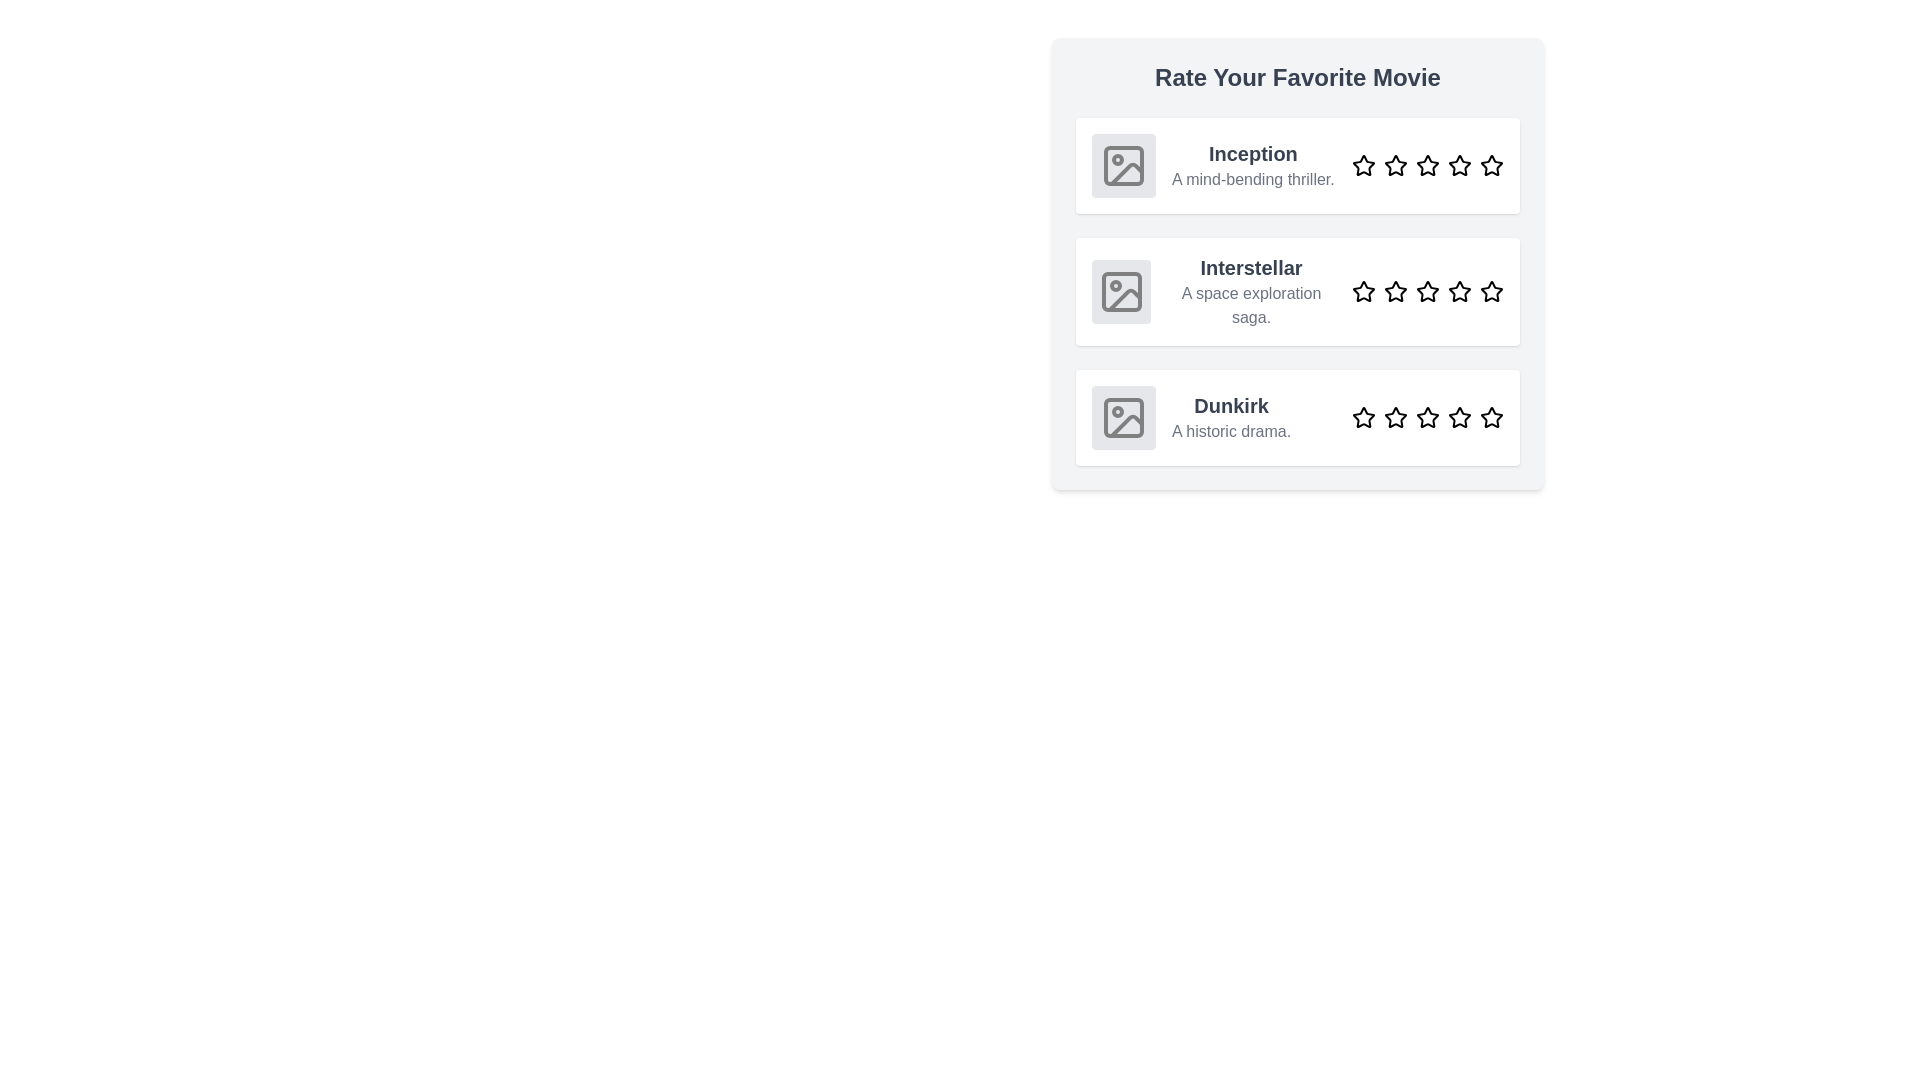 This screenshot has width=1920, height=1080. Describe the element at coordinates (1395, 164) in the screenshot. I see `the second star icon in the rating component for the movie 'Inception'` at that location.